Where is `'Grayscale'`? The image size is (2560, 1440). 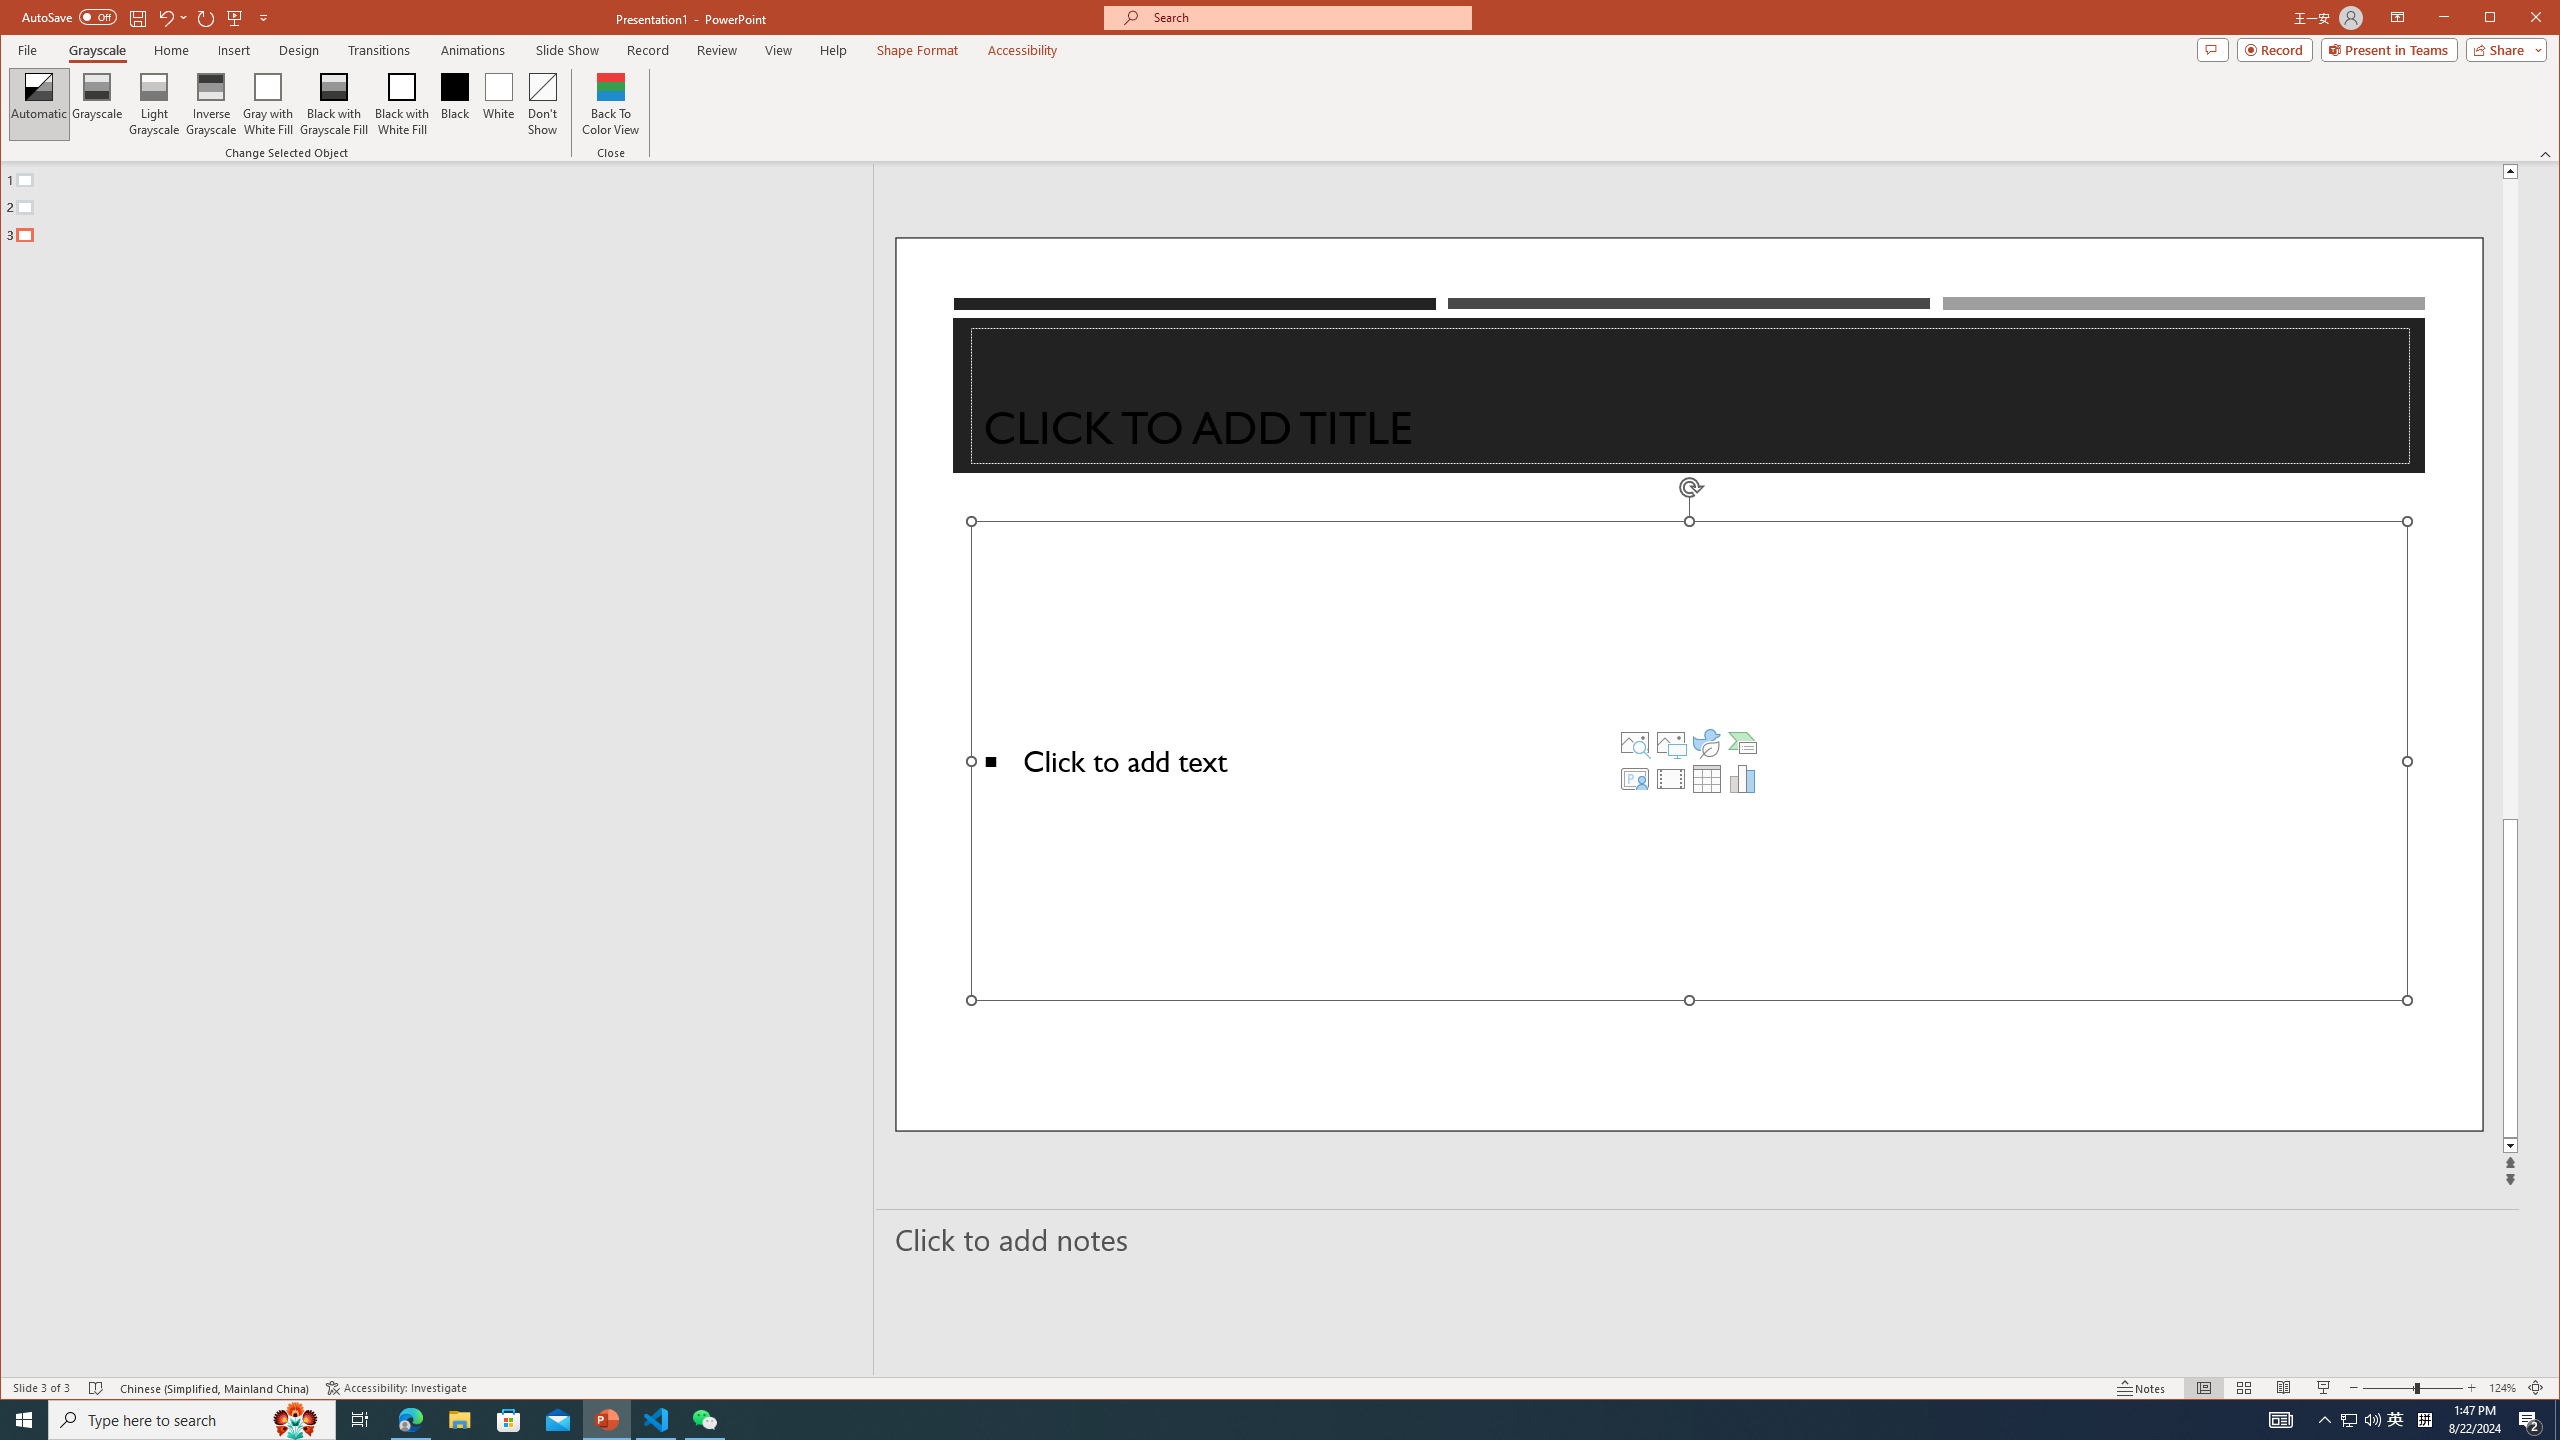
'Grayscale' is located at coordinates (97, 103).